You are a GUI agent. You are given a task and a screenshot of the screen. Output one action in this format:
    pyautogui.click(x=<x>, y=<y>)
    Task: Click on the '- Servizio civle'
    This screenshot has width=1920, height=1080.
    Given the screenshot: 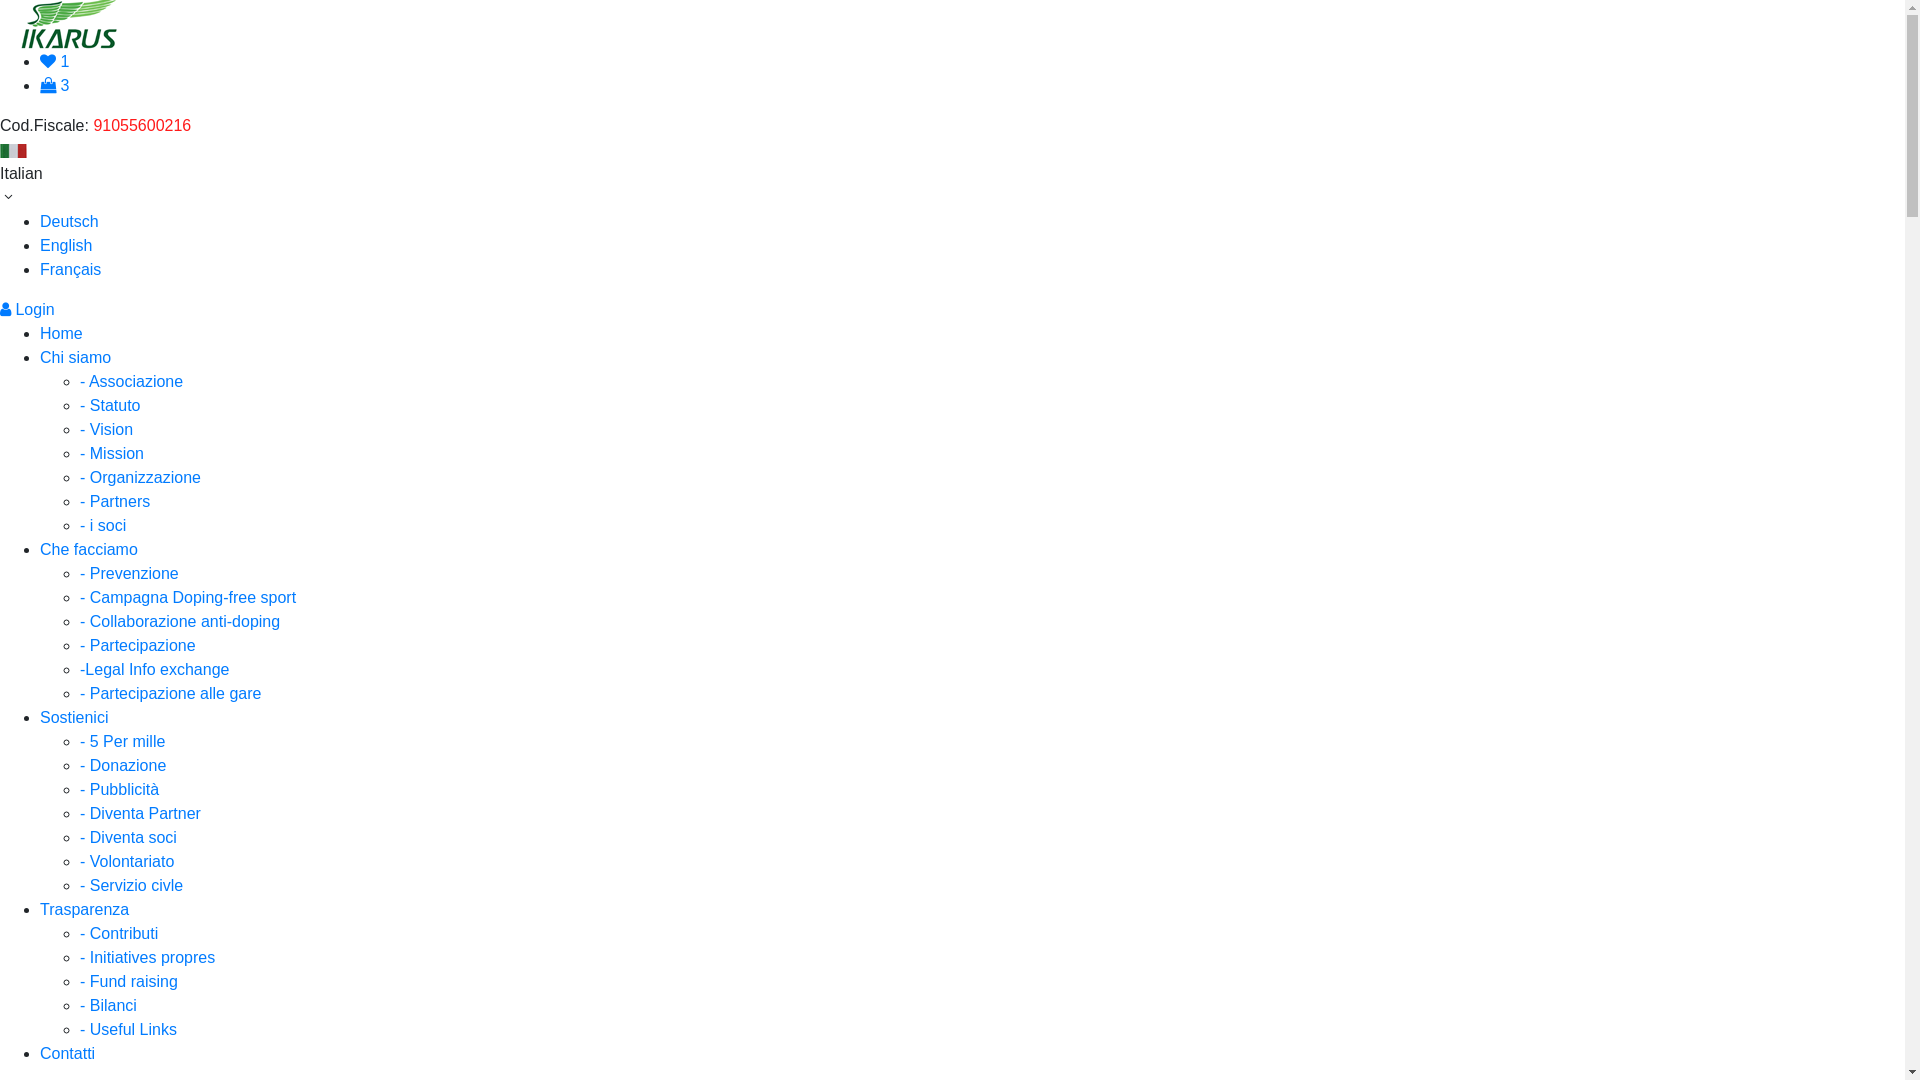 What is the action you would take?
    pyautogui.click(x=130, y=884)
    